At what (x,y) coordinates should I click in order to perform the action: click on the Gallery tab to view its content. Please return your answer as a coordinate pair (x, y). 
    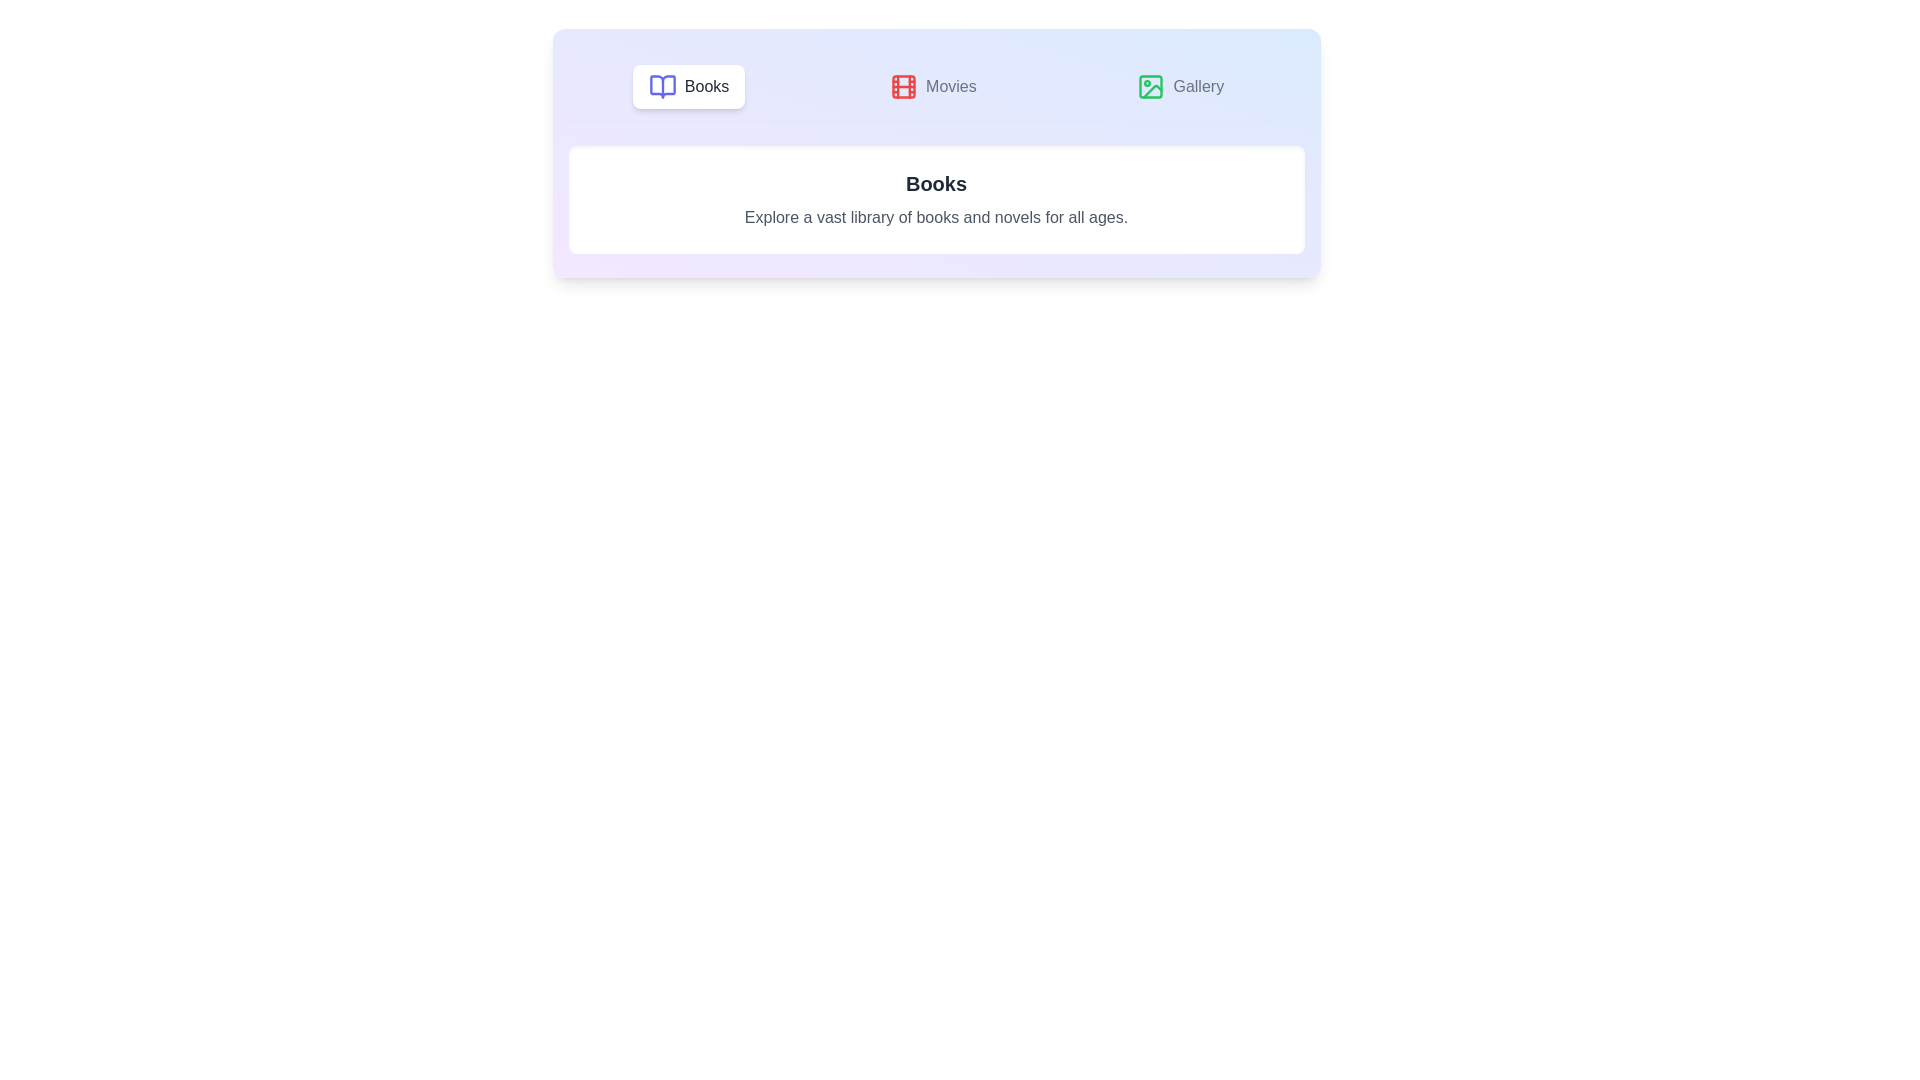
    Looking at the image, I should click on (1180, 86).